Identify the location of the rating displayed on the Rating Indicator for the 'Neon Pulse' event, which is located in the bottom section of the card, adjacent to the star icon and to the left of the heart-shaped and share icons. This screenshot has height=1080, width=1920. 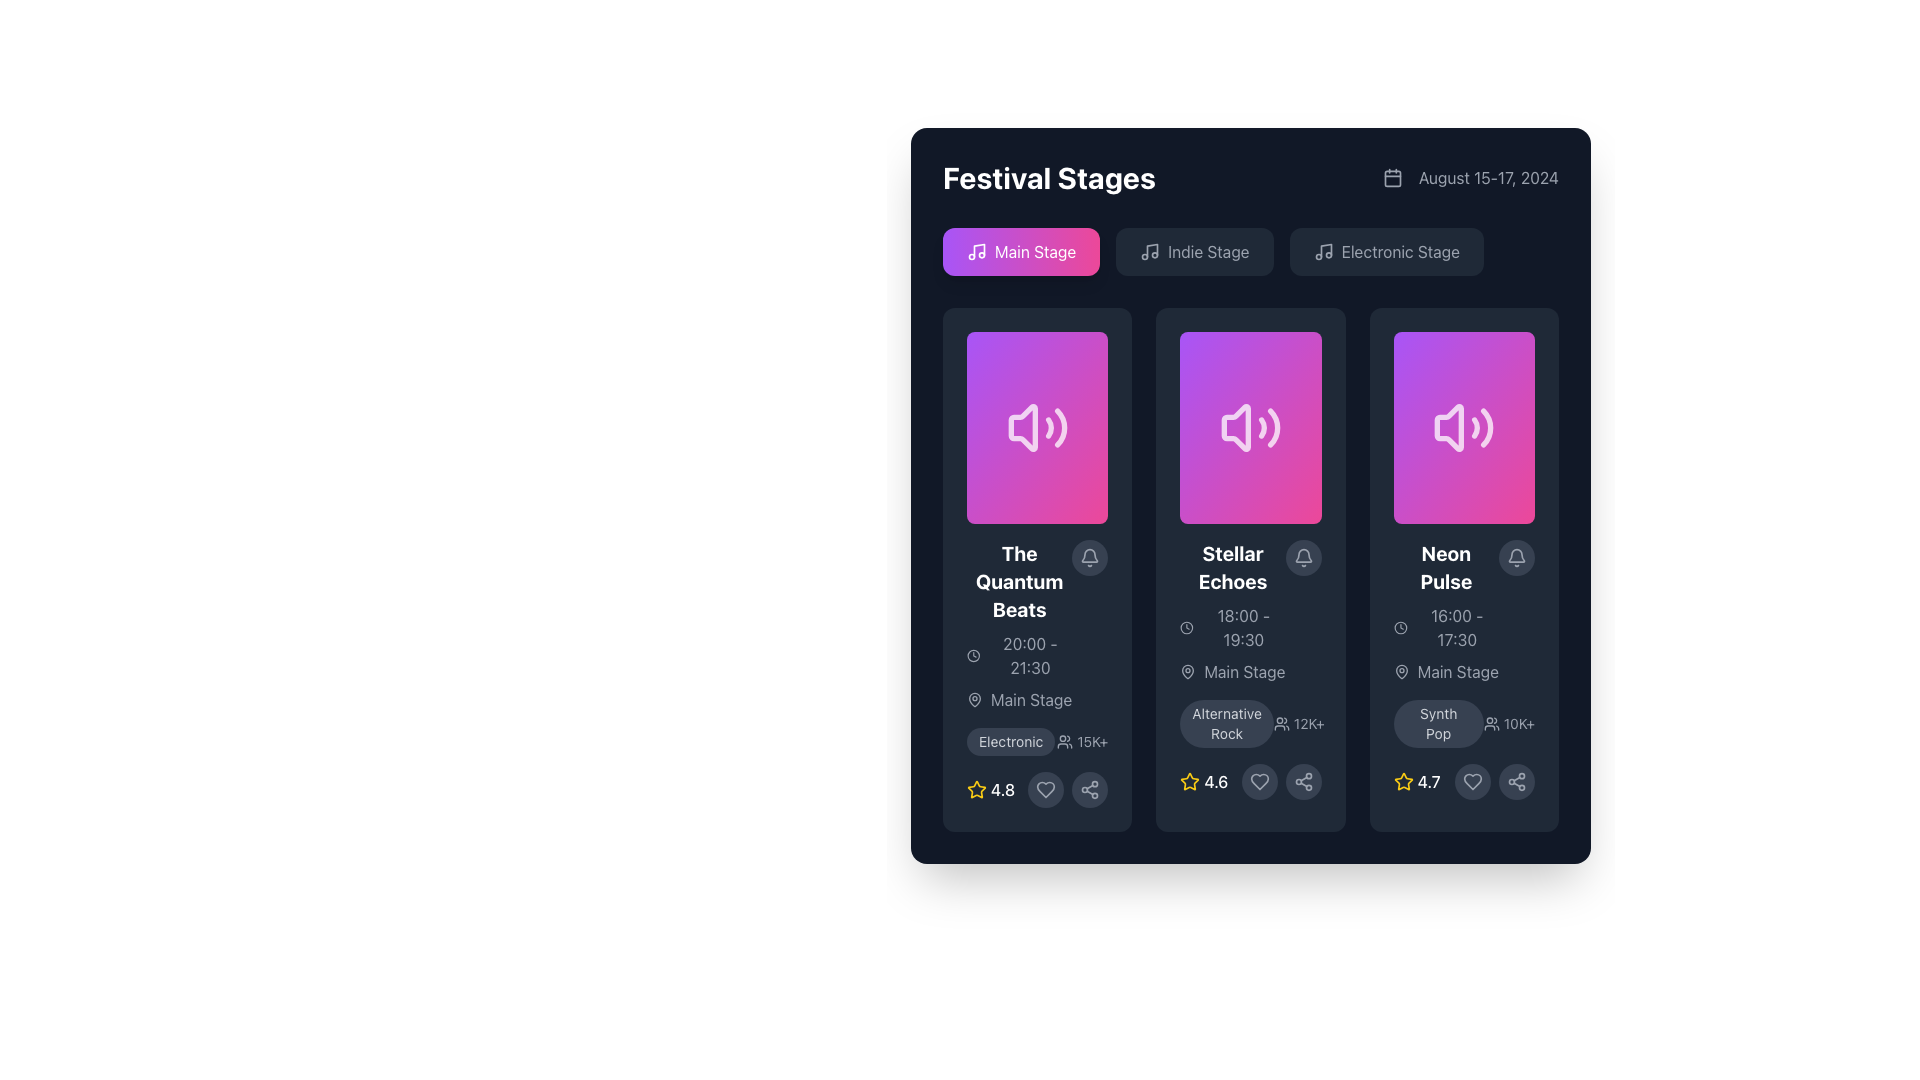
(1416, 781).